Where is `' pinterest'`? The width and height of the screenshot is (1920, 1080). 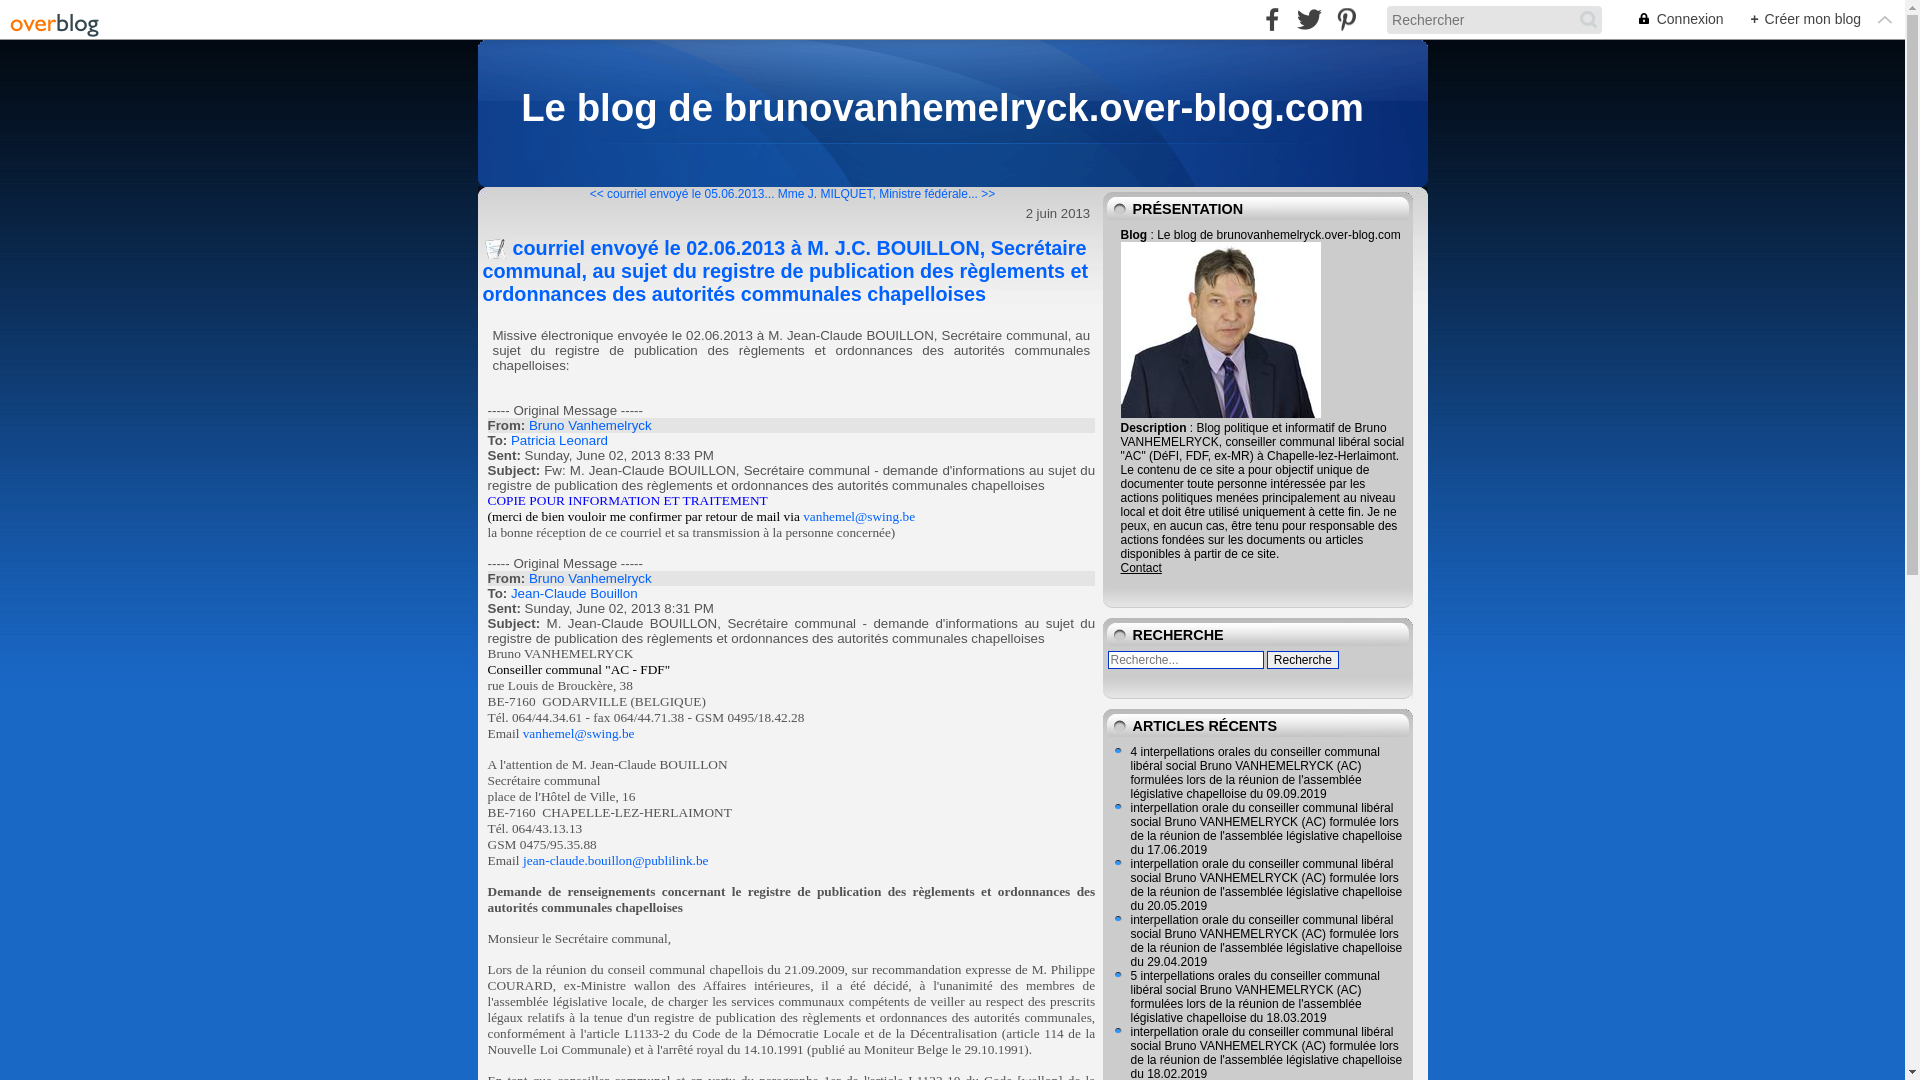 ' pinterest' is located at coordinates (1346, 19).